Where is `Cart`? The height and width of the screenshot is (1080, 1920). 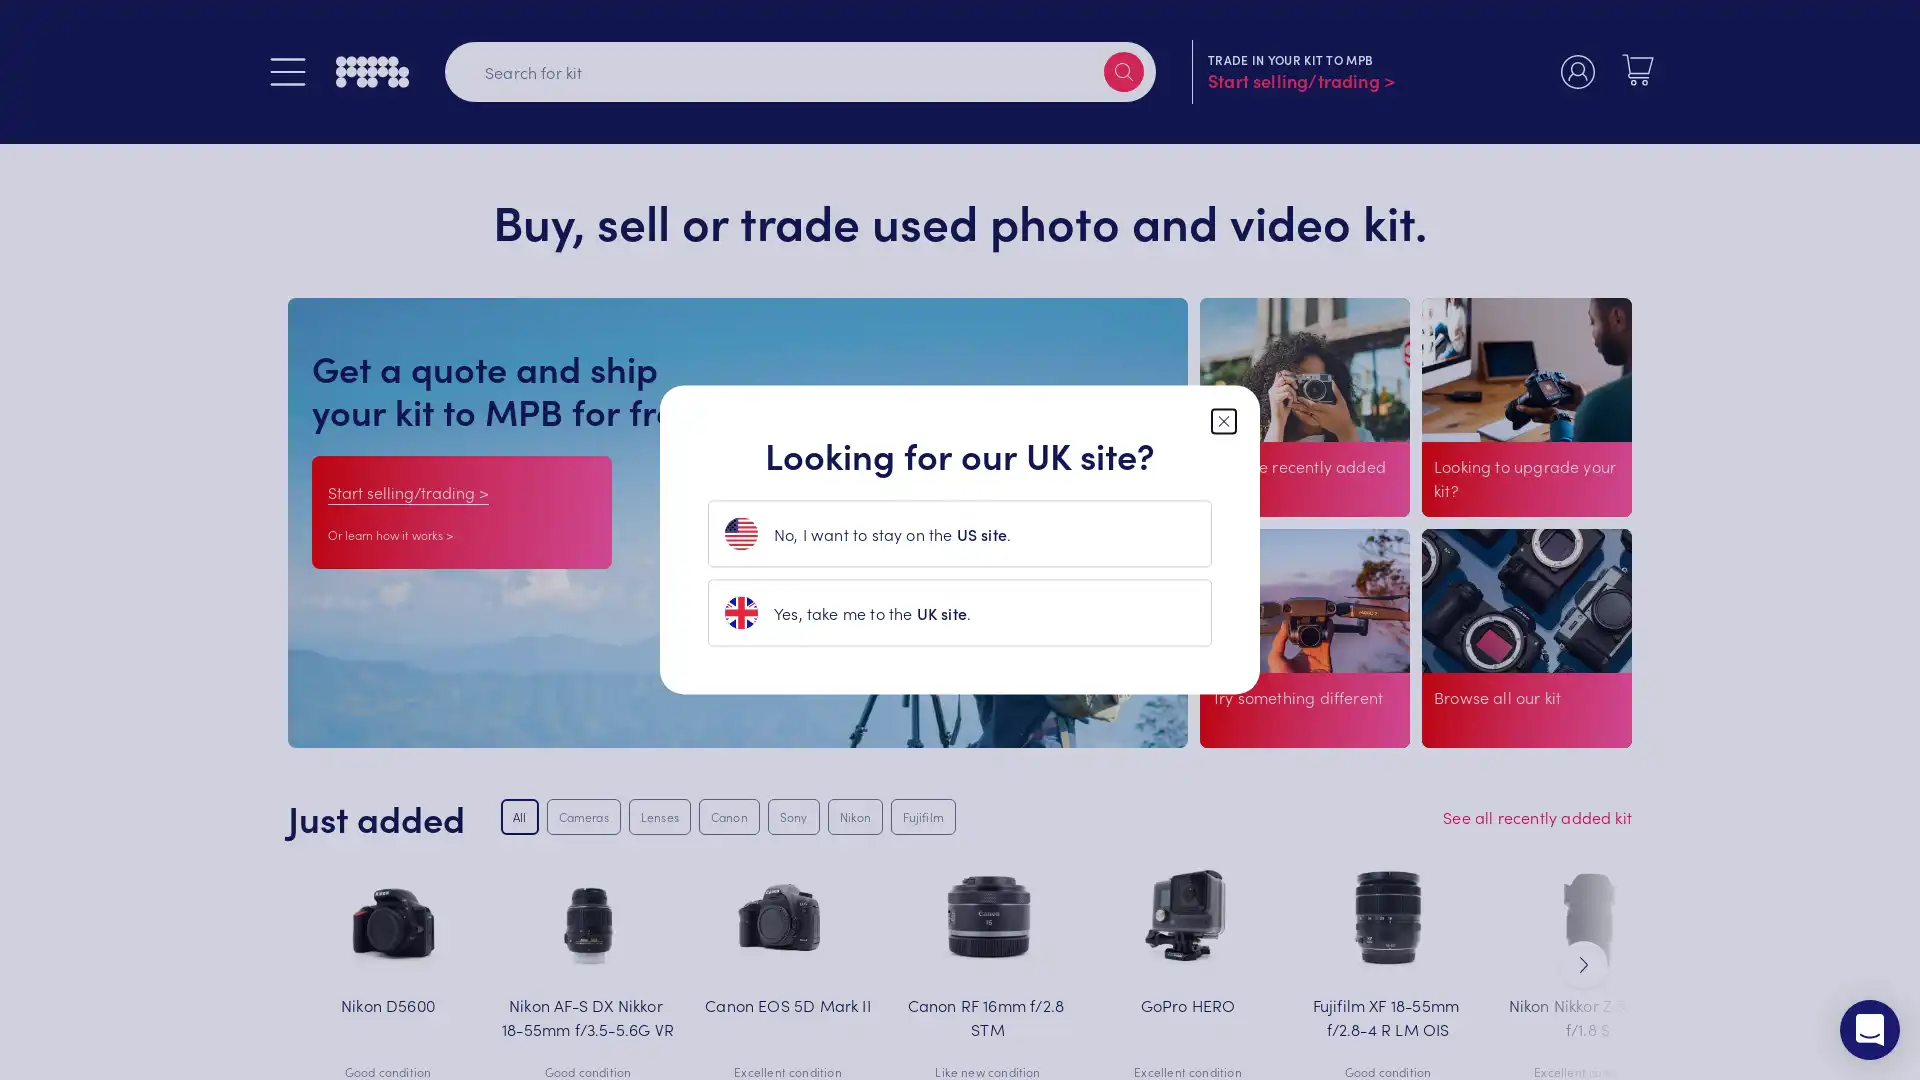 Cart is located at coordinates (1637, 68).